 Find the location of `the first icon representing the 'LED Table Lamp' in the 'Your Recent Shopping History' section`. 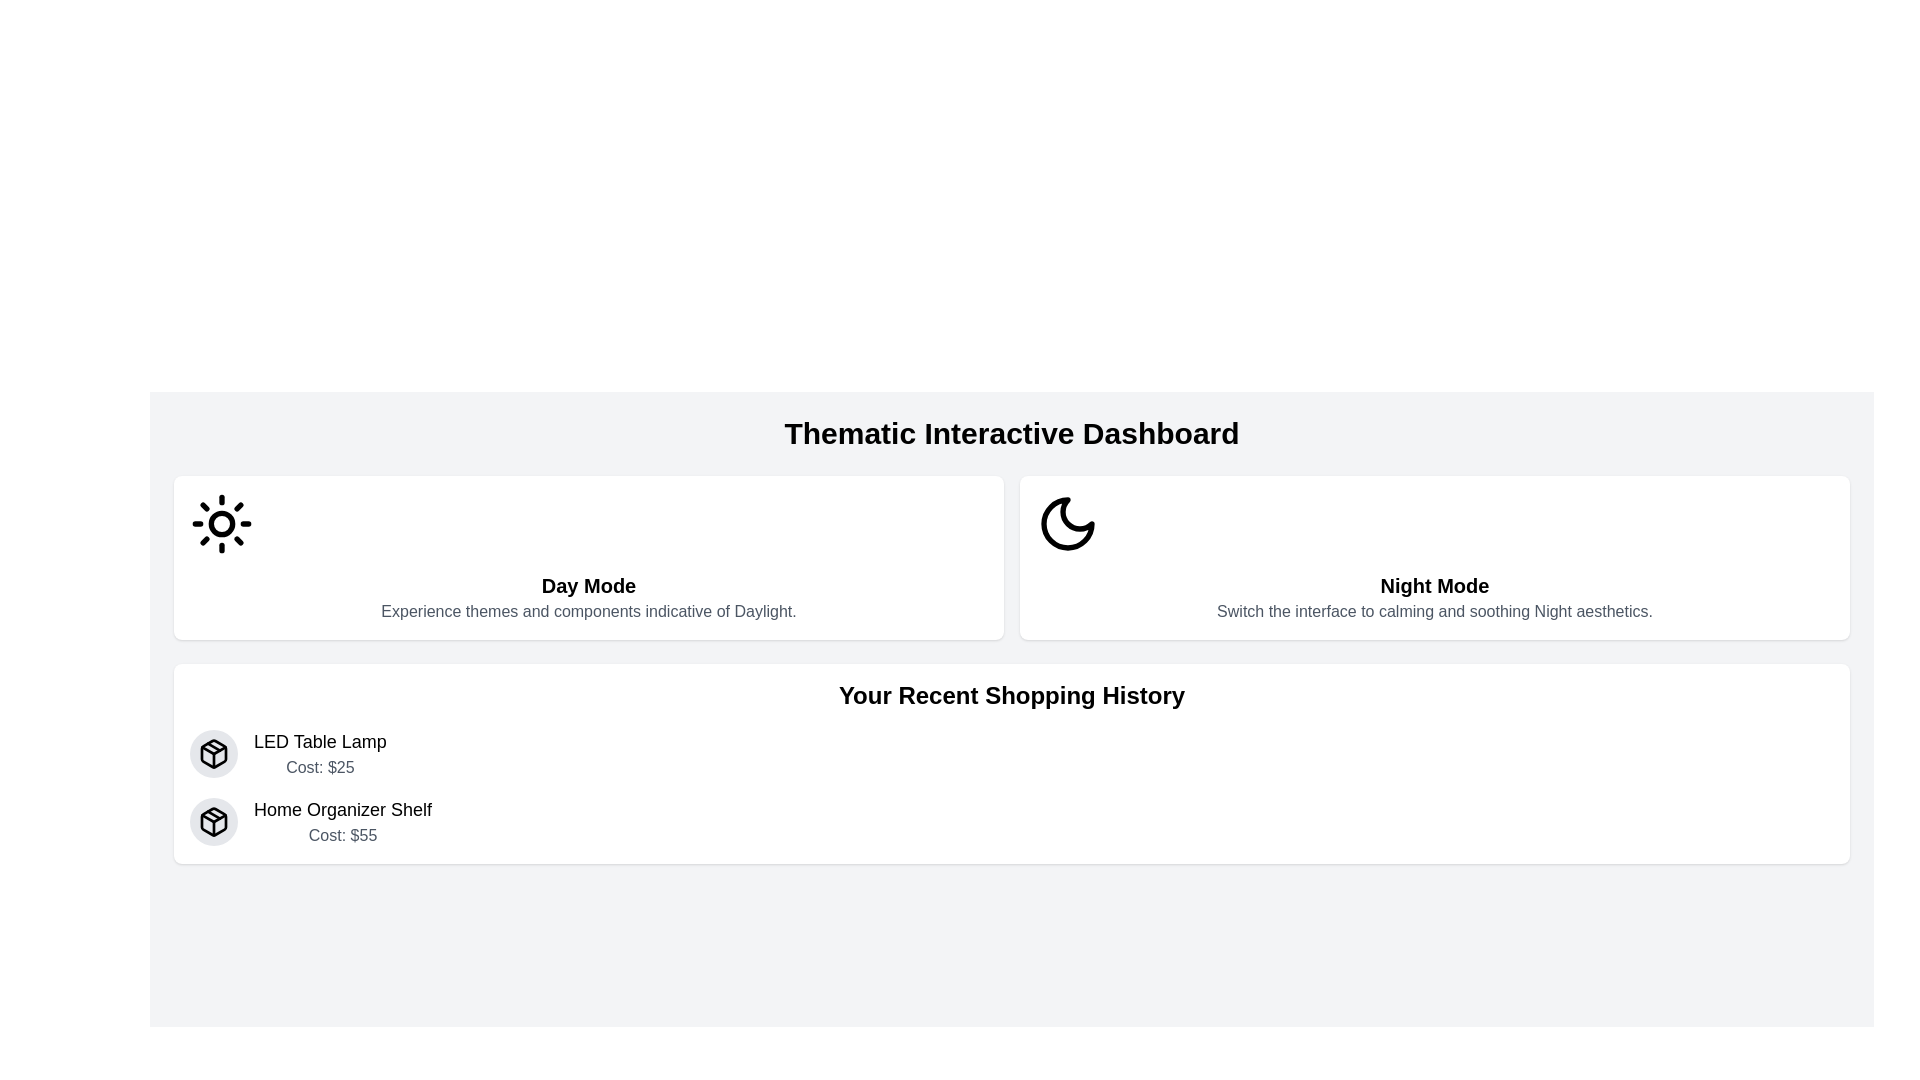

the first icon representing the 'LED Table Lamp' in the 'Your Recent Shopping History' section is located at coordinates (214, 752).